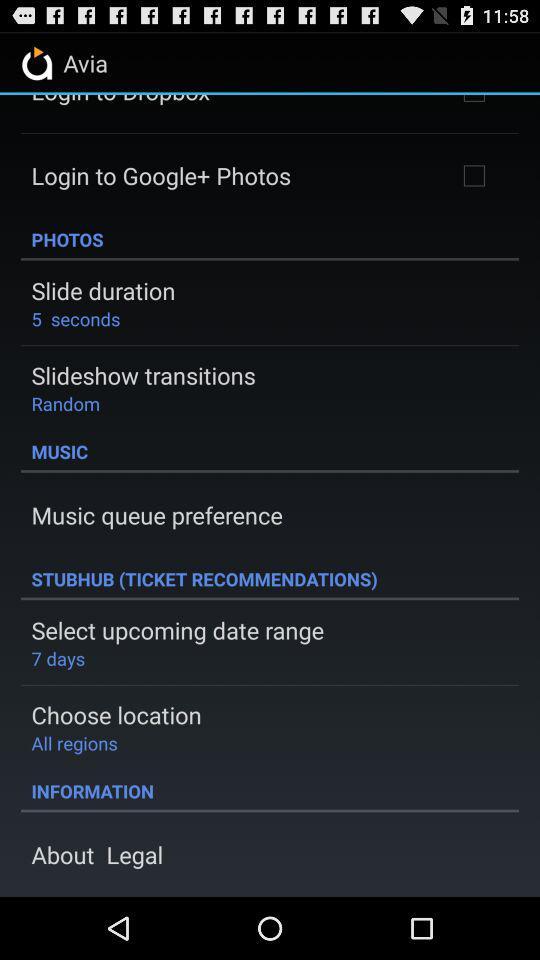 This screenshot has width=540, height=960. Describe the element at coordinates (96, 853) in the screenshot. I see `icon below the information app` at that location.